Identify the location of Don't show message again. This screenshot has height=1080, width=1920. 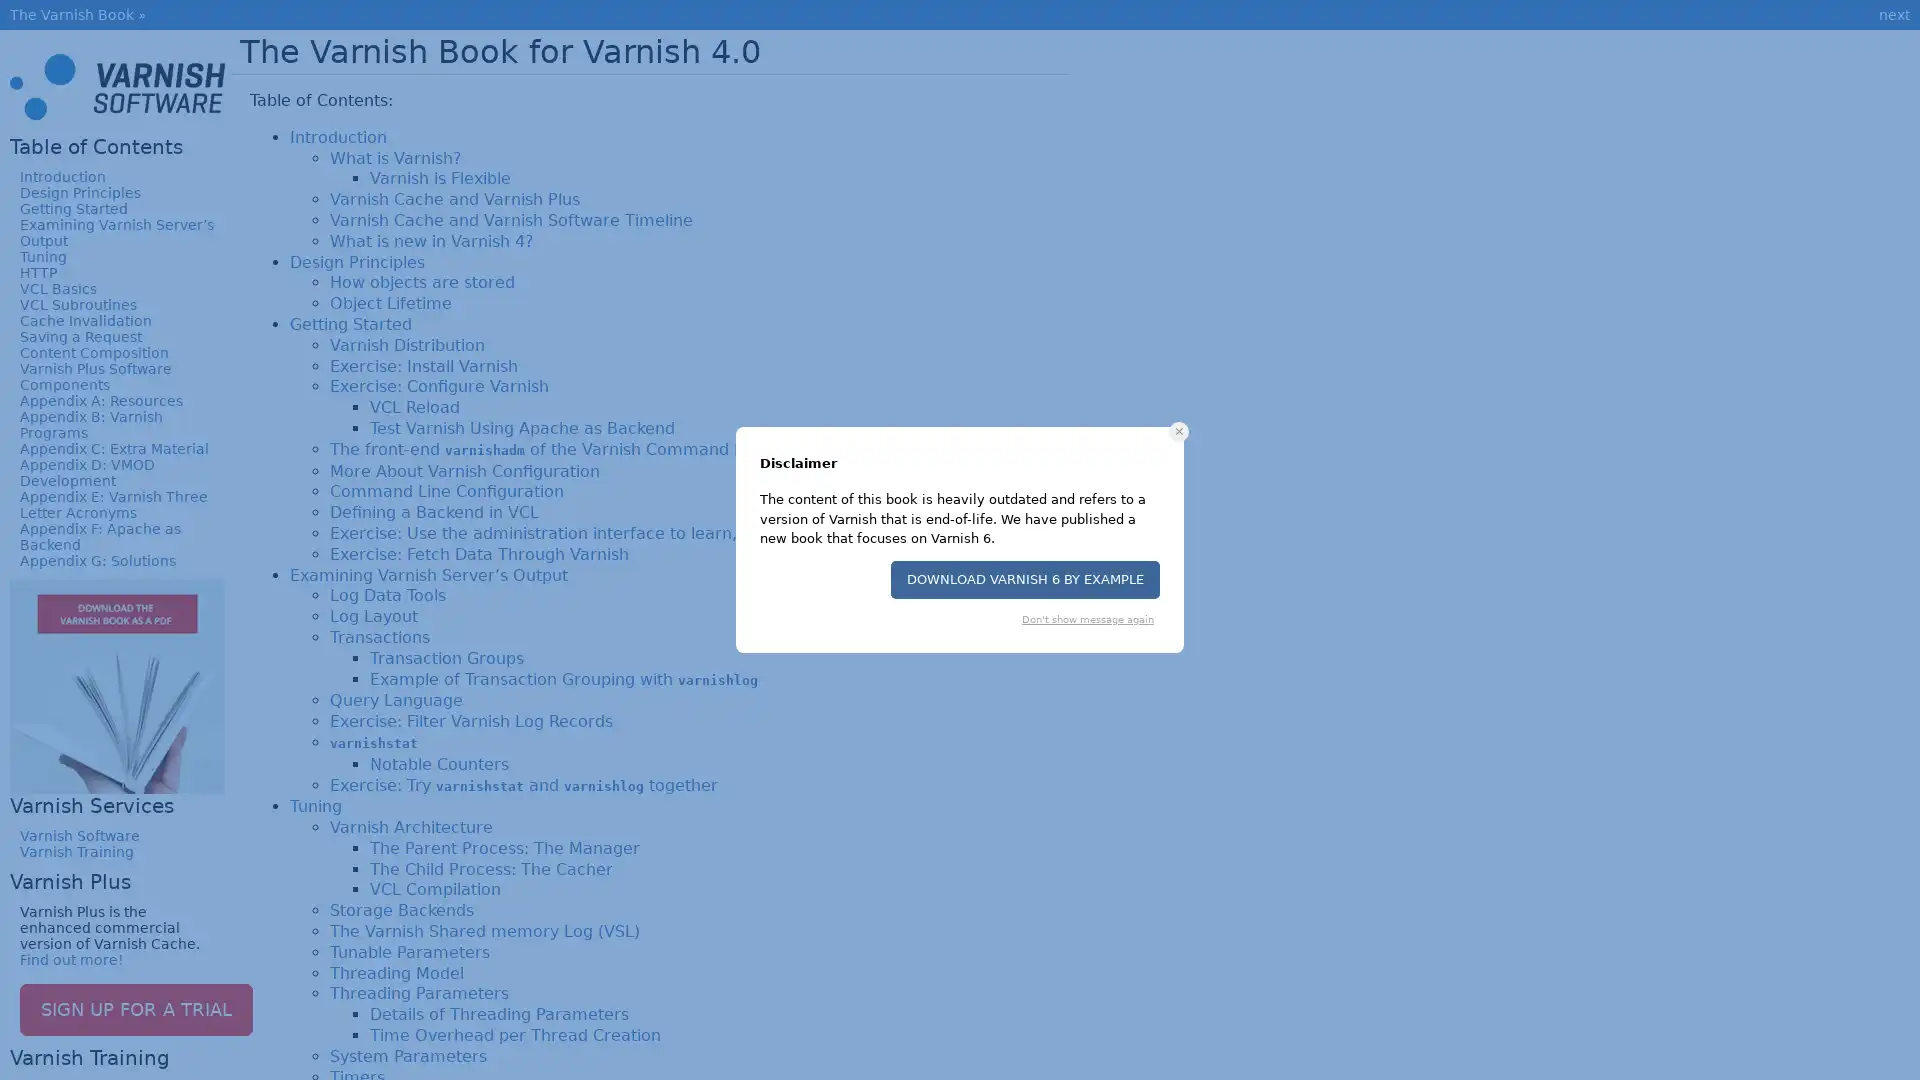
(1087, 616).